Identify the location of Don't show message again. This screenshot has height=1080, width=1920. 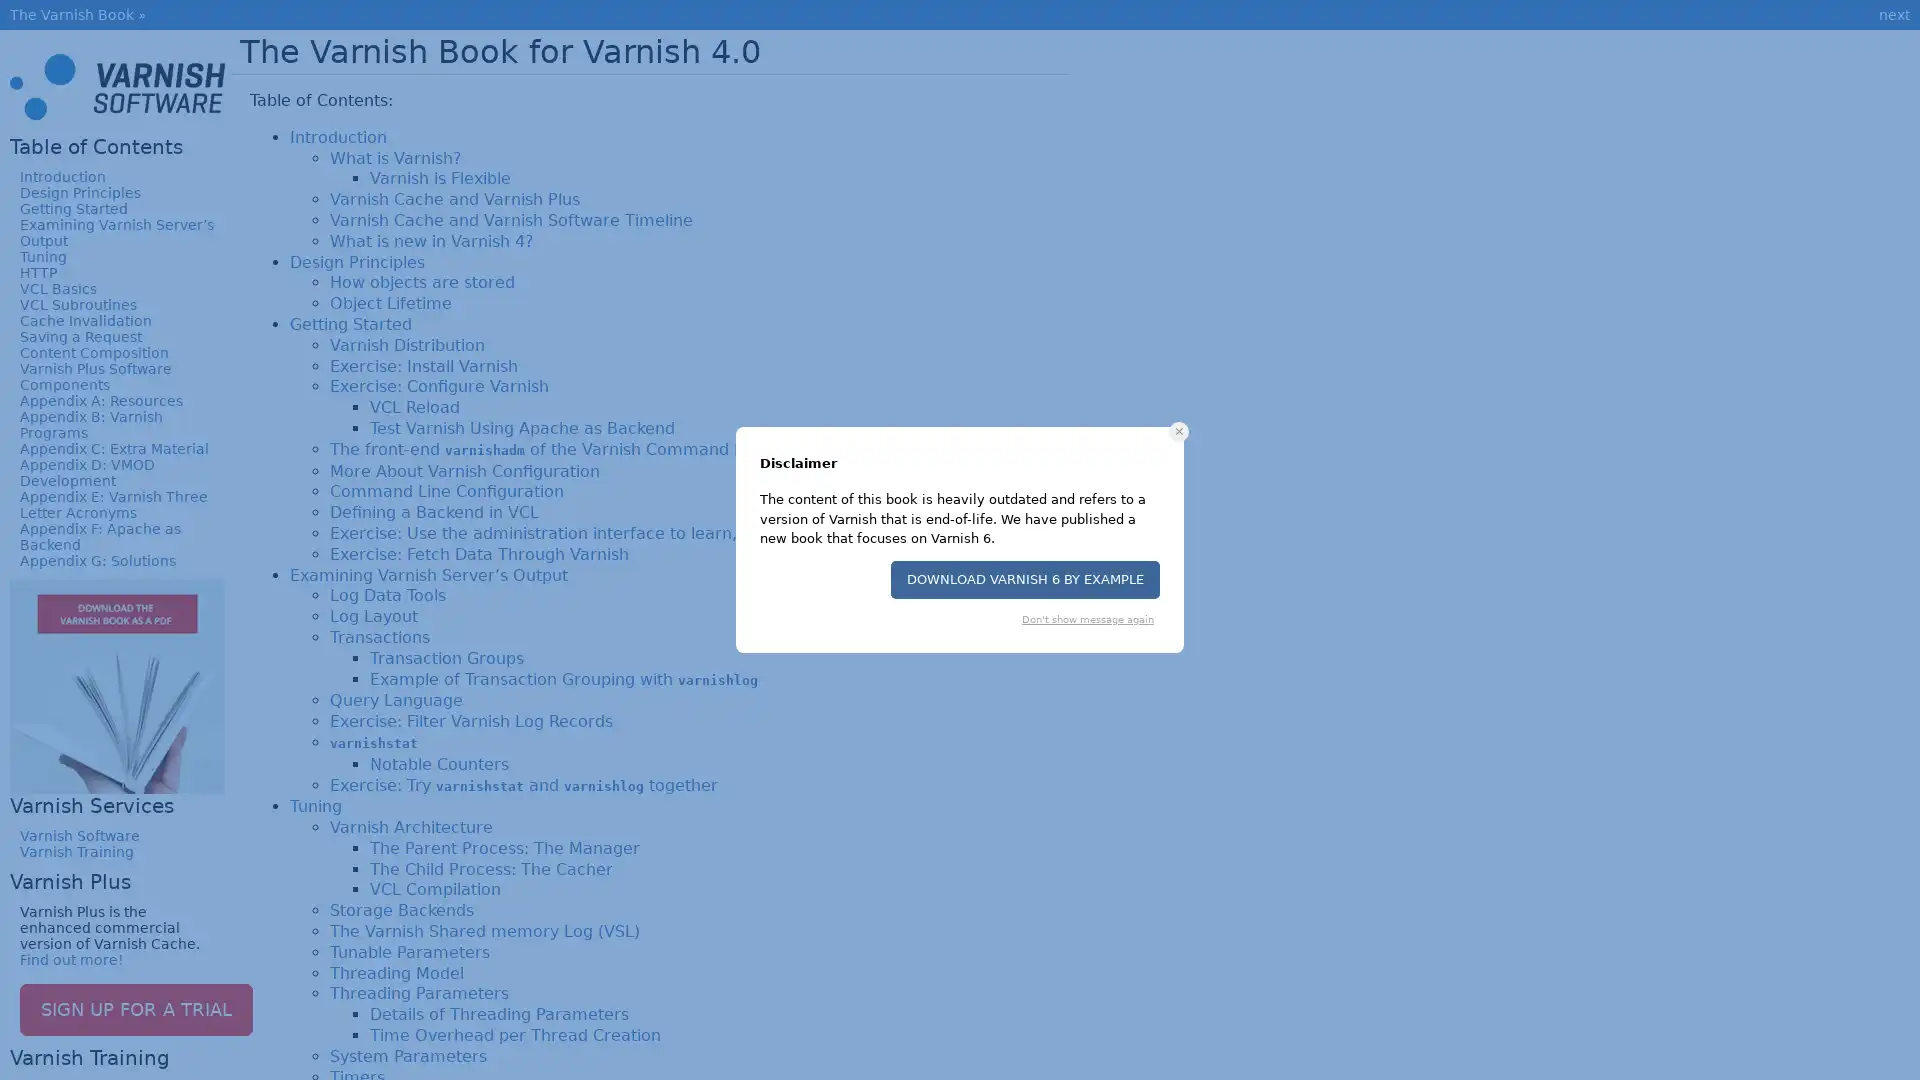
(1087, 616).